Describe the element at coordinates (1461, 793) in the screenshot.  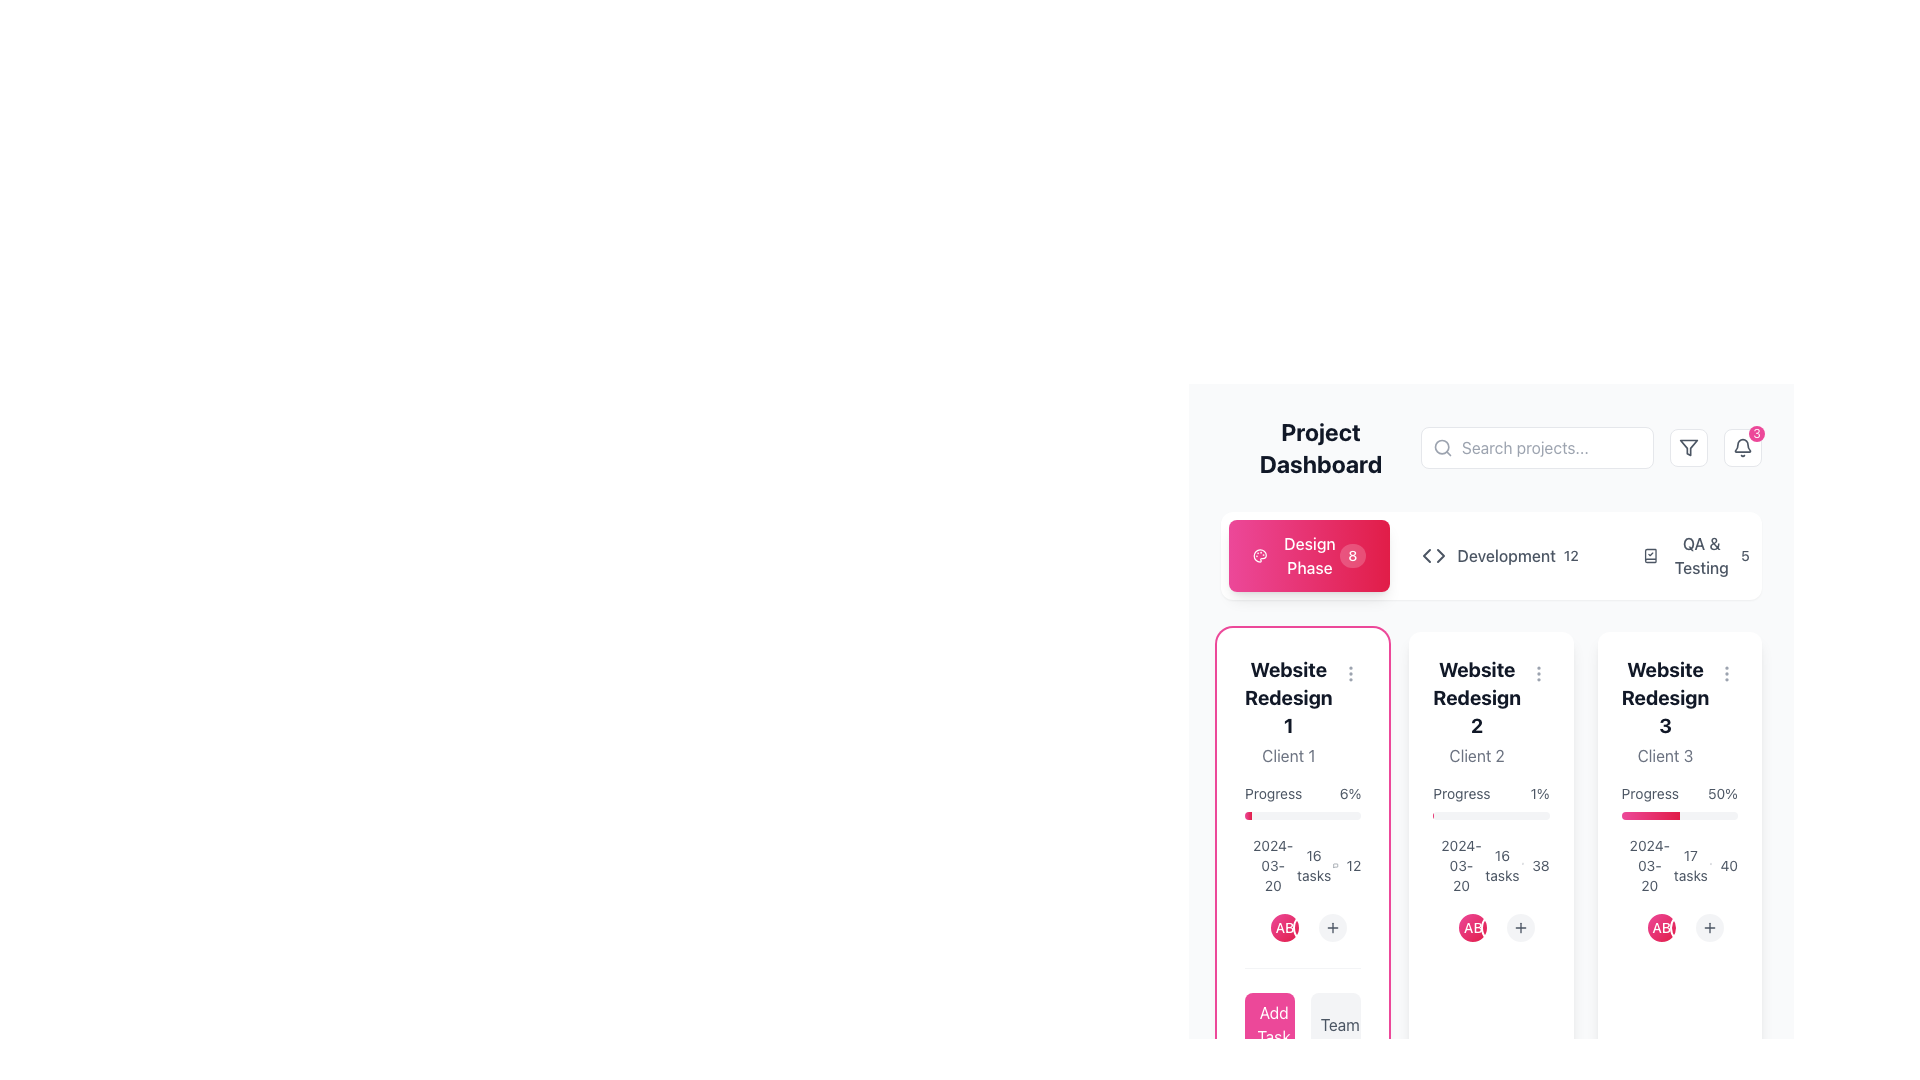
I see `the Text label indicating the start of the progress section within the 'Website Redesign 2' card, located to the left of the '1%' completion percentage` at that location.